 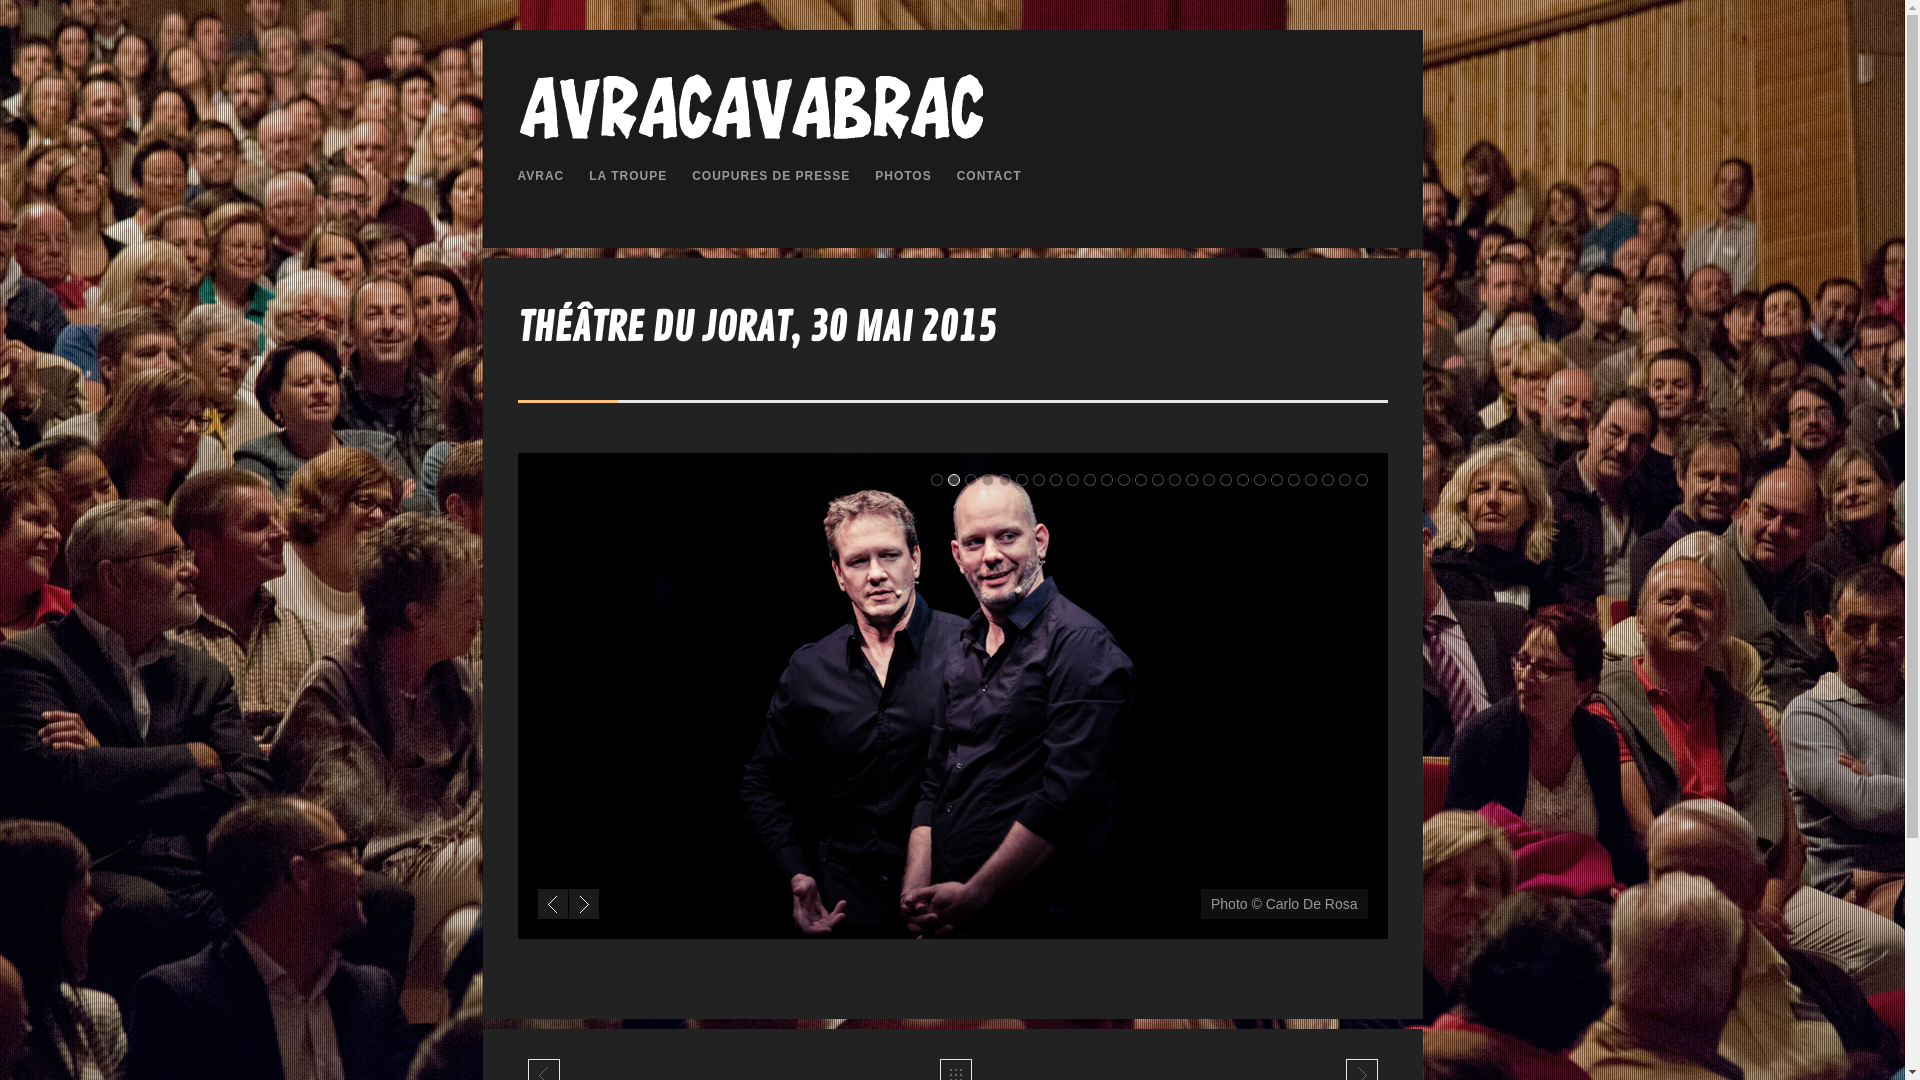 What do you see at coordinates (1287, 479) in the screenshot?
I see `'22'` at bounding box center [1287, 479].